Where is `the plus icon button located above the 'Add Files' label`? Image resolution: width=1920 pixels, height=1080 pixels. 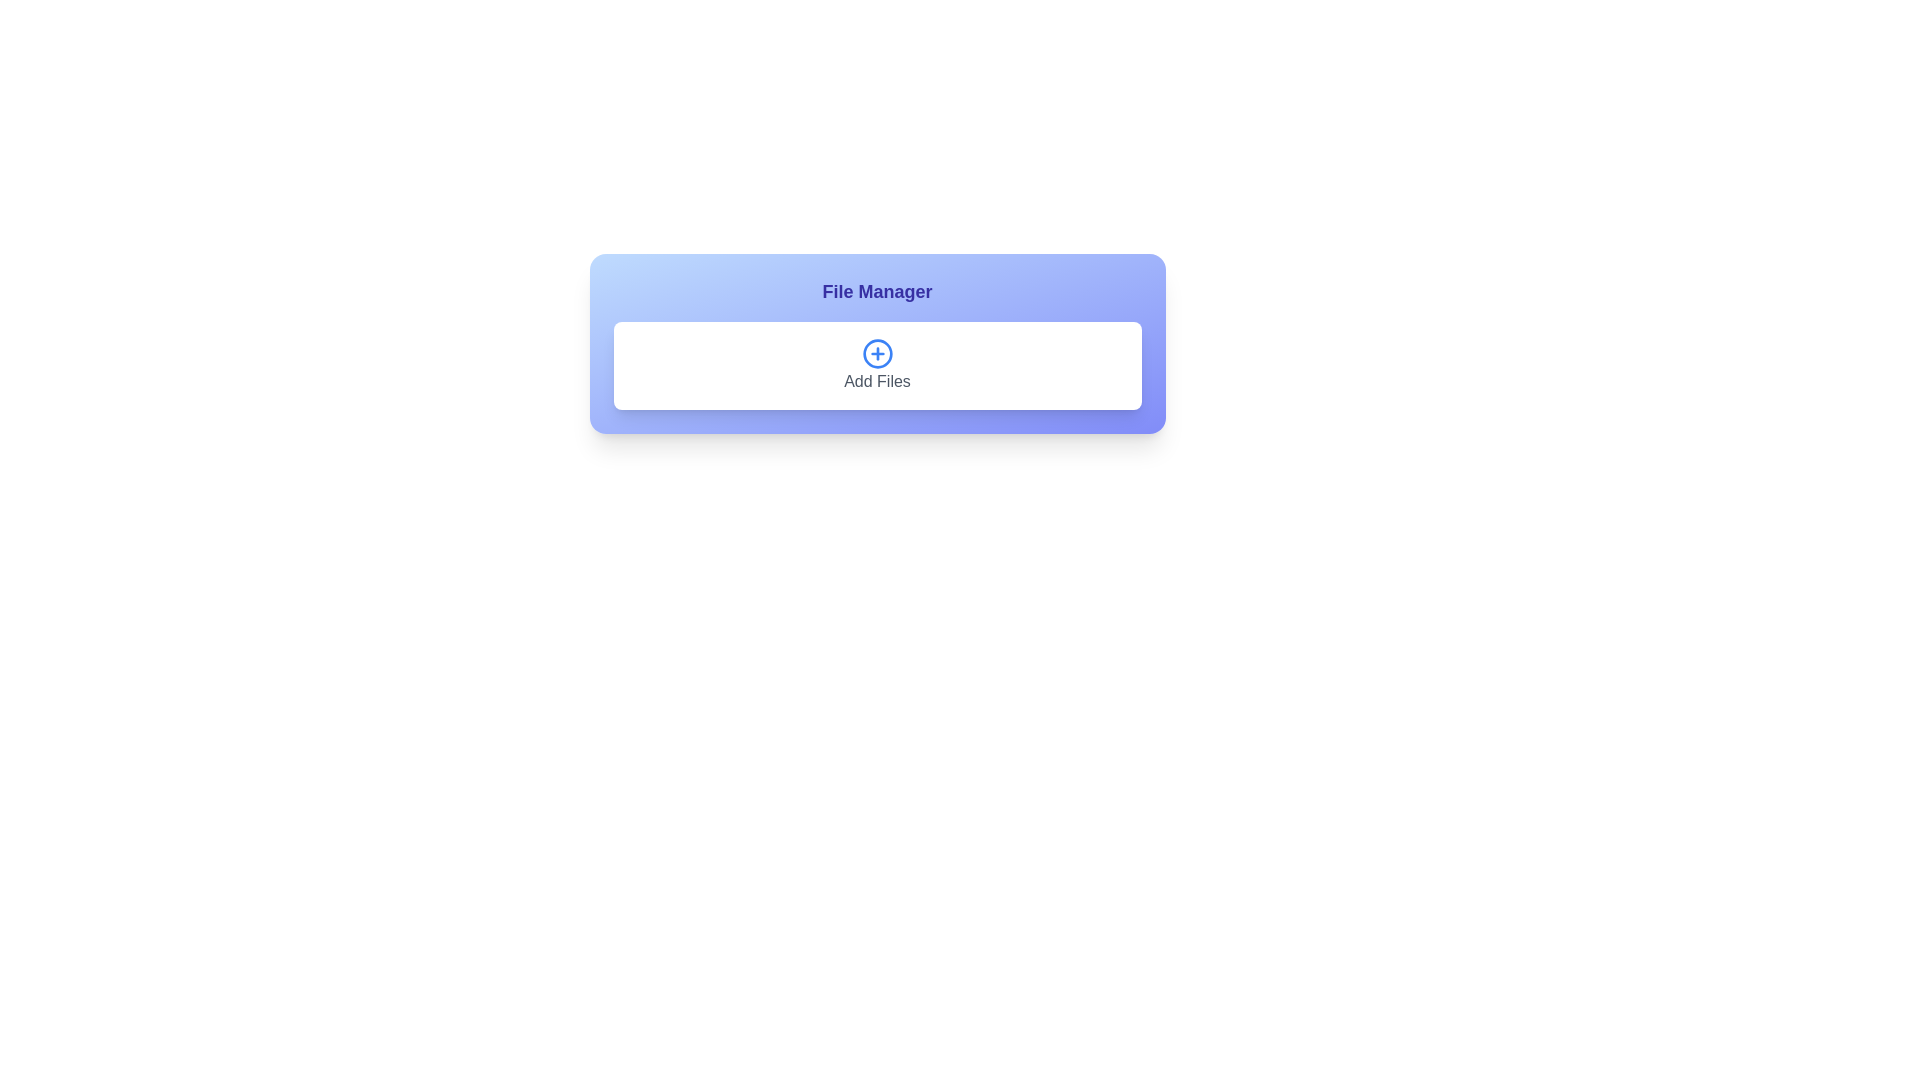 the plus icon button located above the 'Add Files' label is located at coordinates (877, 353).